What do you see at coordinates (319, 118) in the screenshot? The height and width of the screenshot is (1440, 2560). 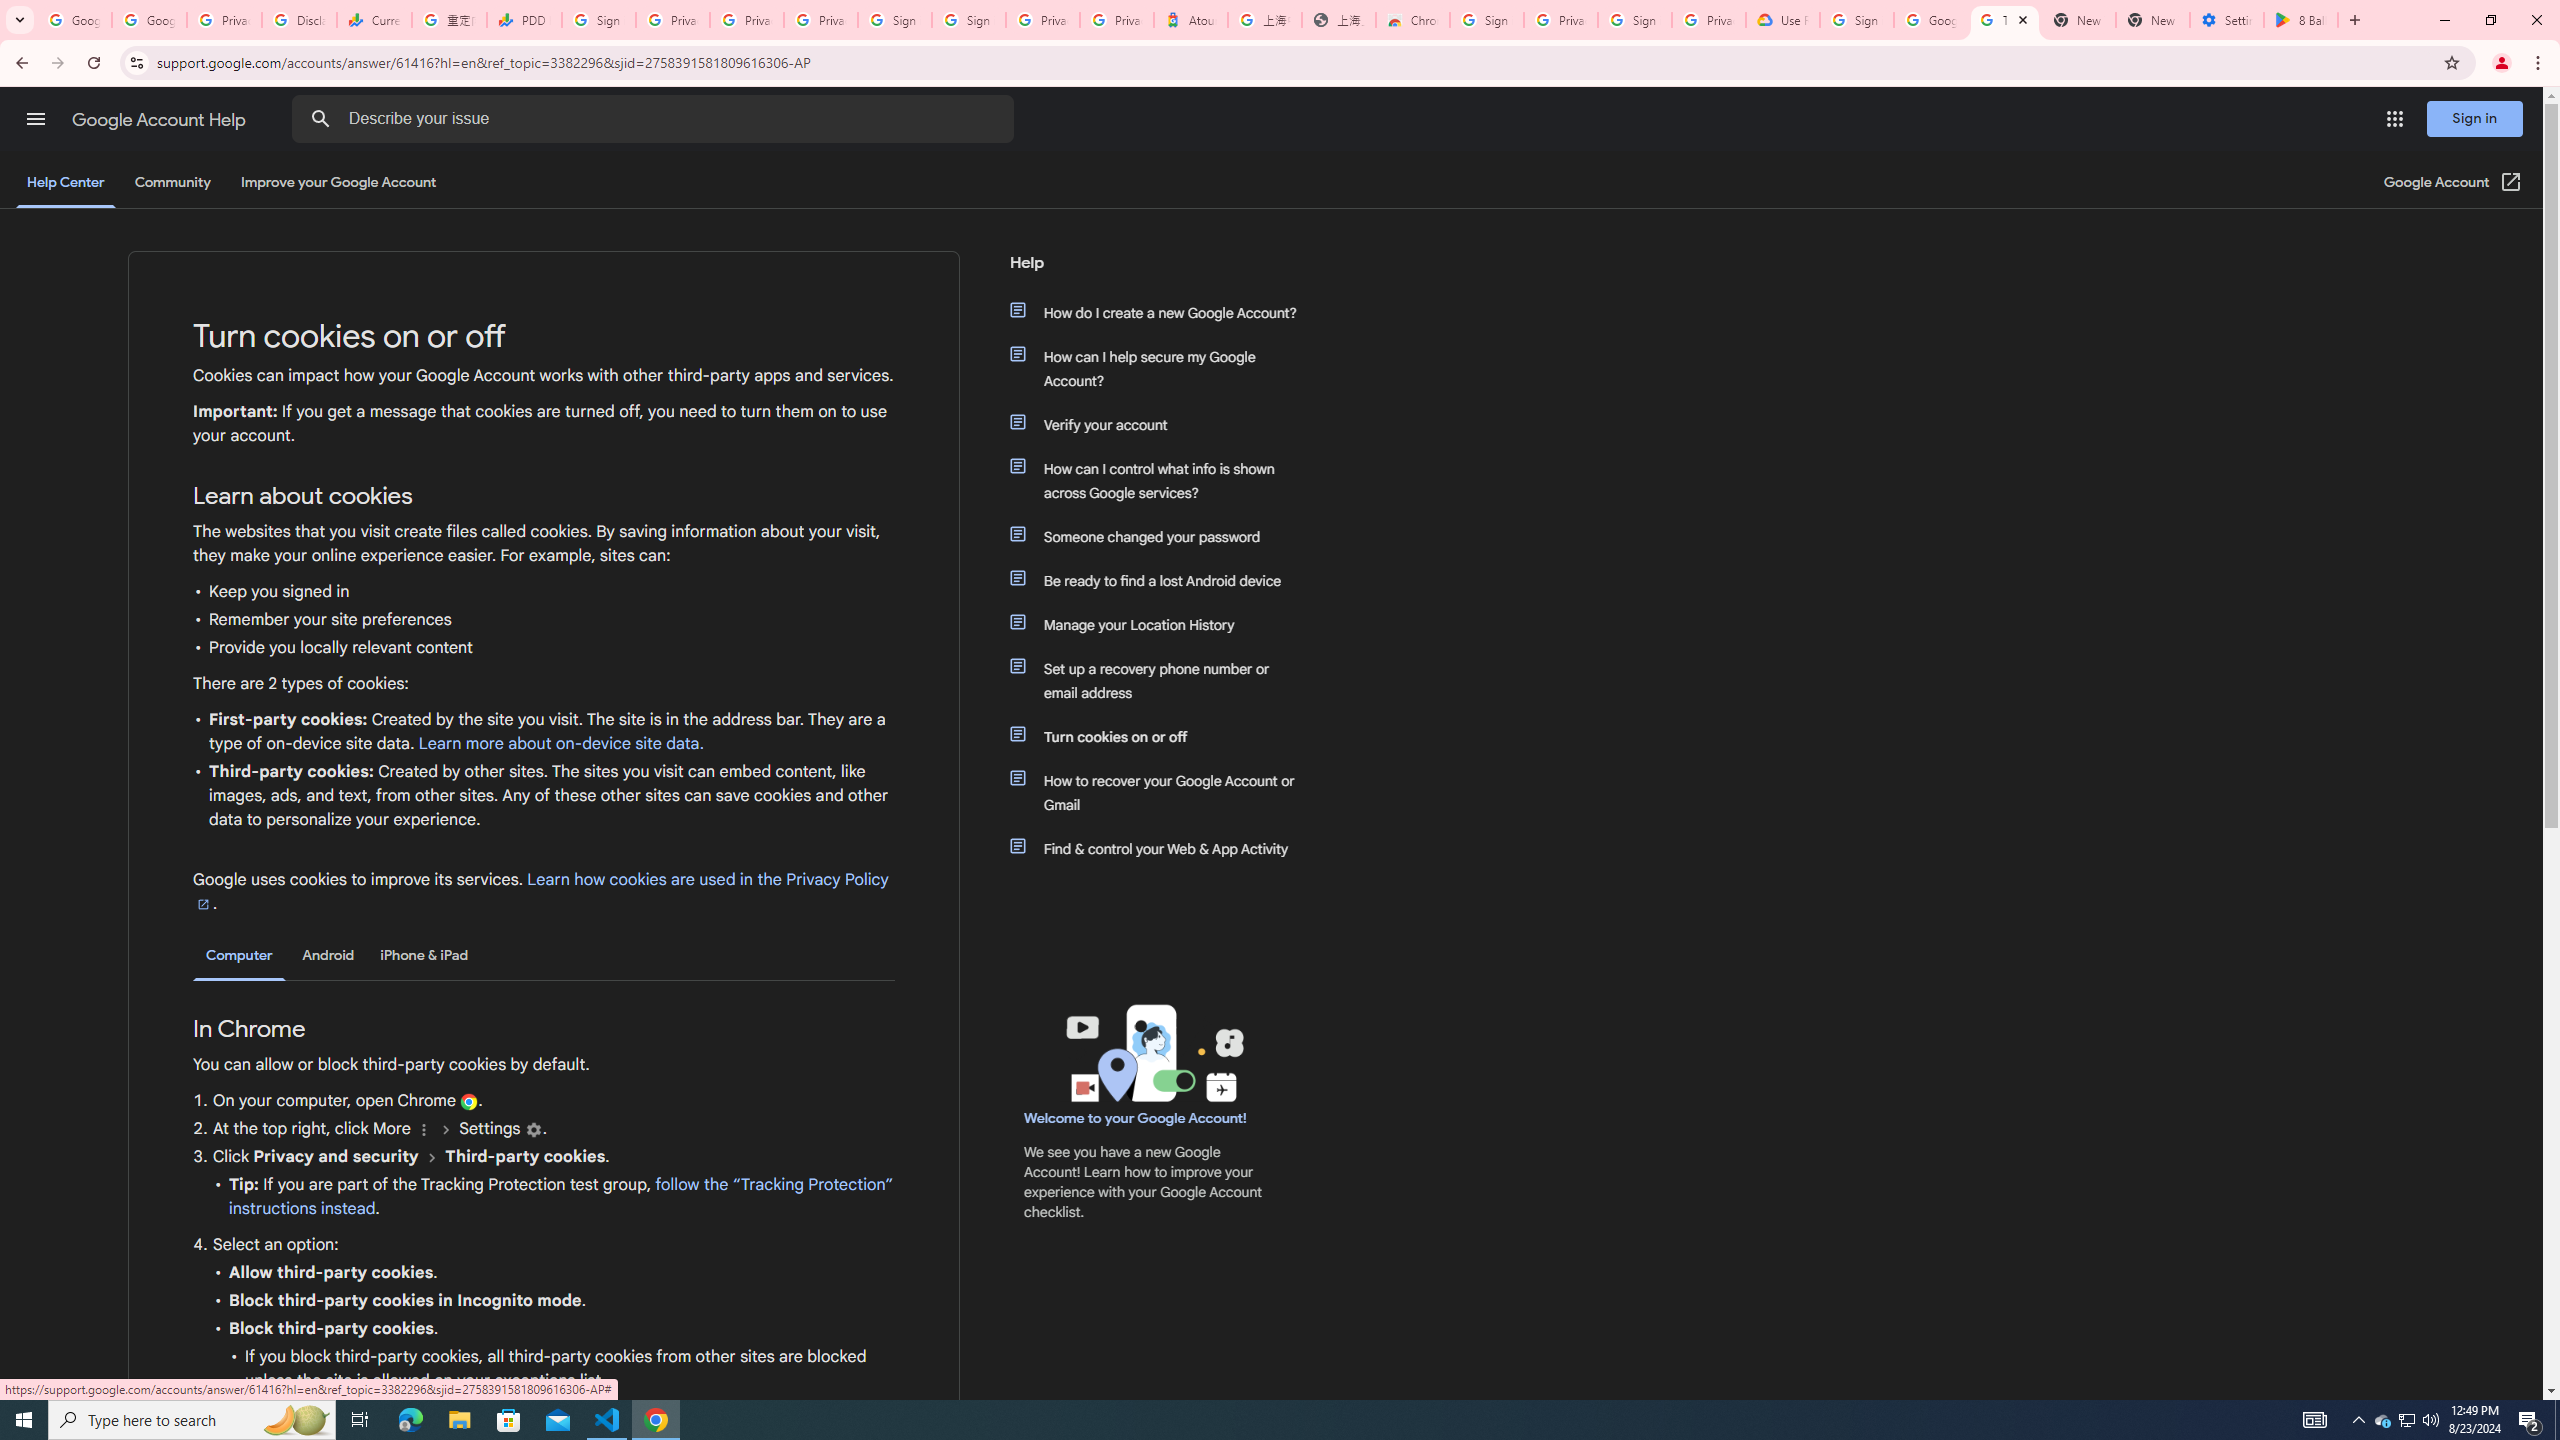 I see `'Search Help Center'` at bounding box center [319, 118].